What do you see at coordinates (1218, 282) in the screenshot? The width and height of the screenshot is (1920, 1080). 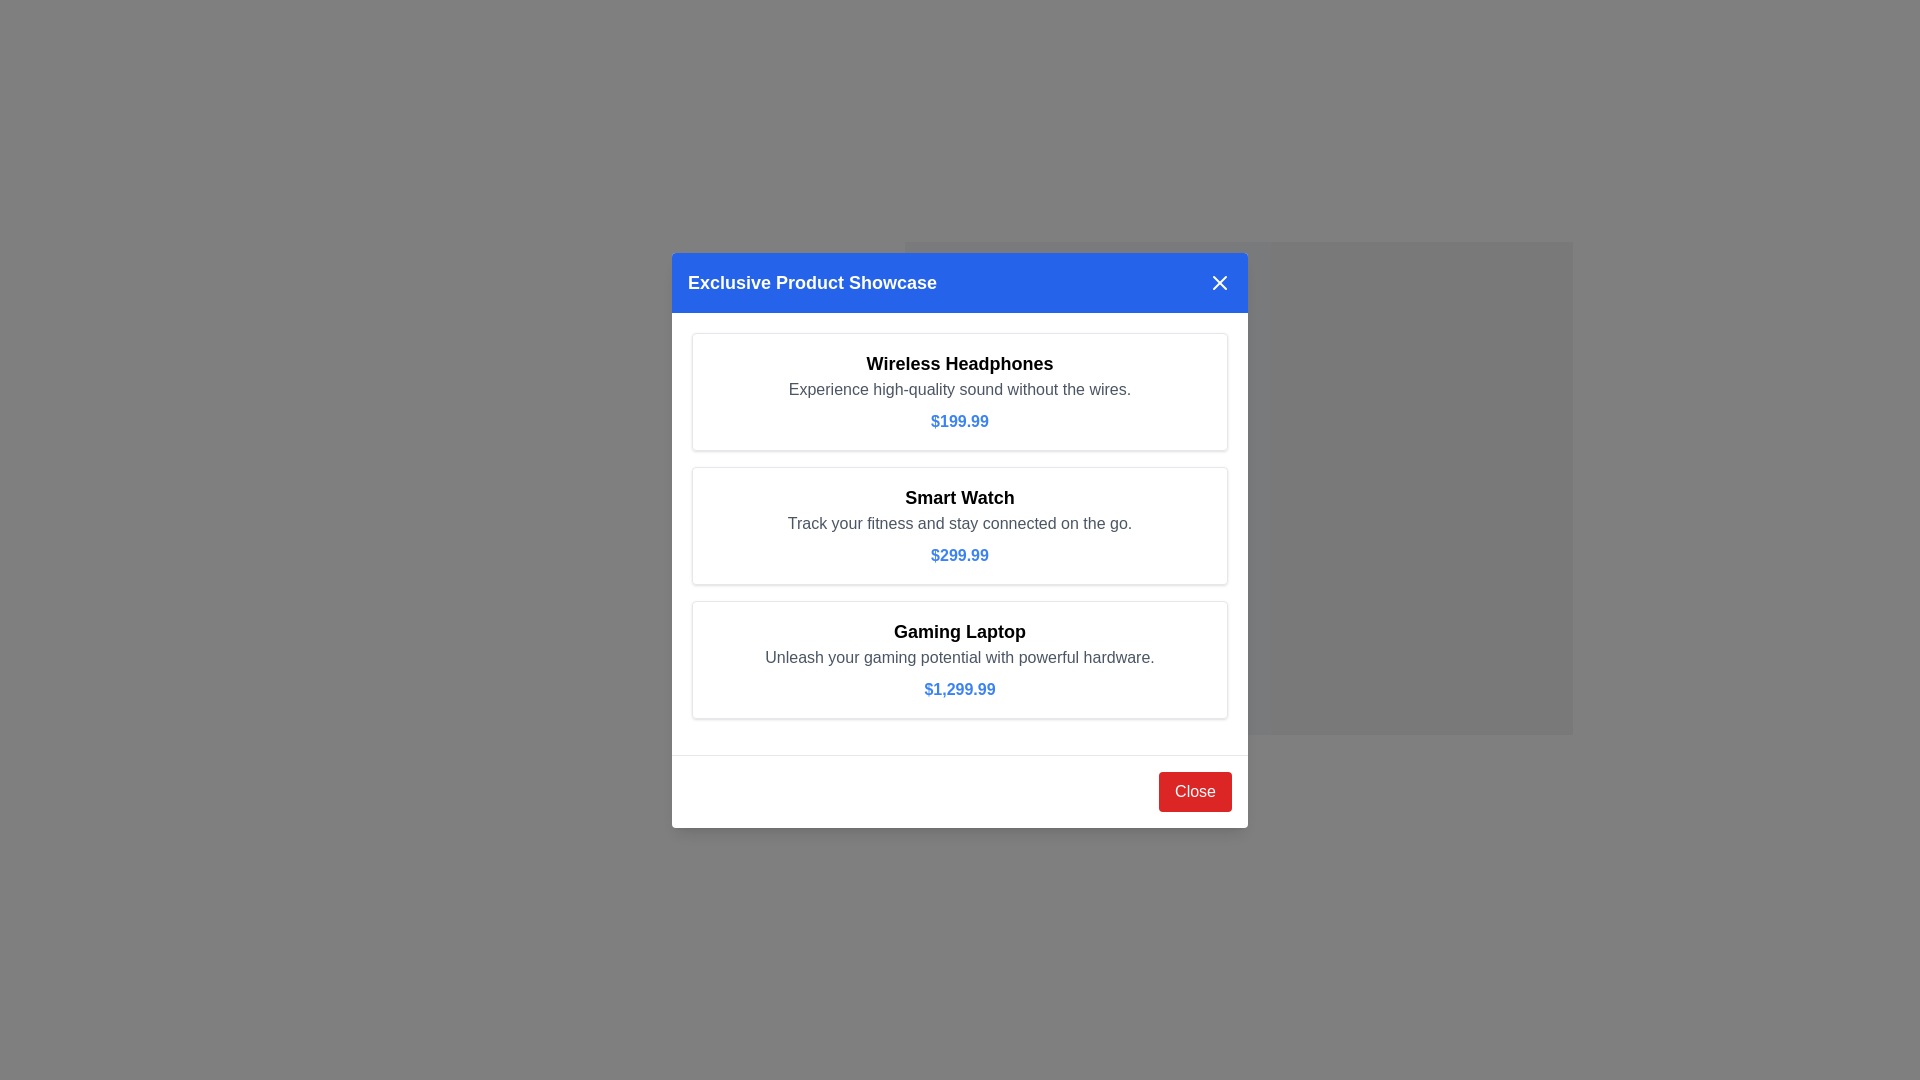 I see `the blue close button with a white 'X' icon located in the top-right corner of the header bar titled 'Exclusive Product Showcase'` at bounding box center [1218, 282].